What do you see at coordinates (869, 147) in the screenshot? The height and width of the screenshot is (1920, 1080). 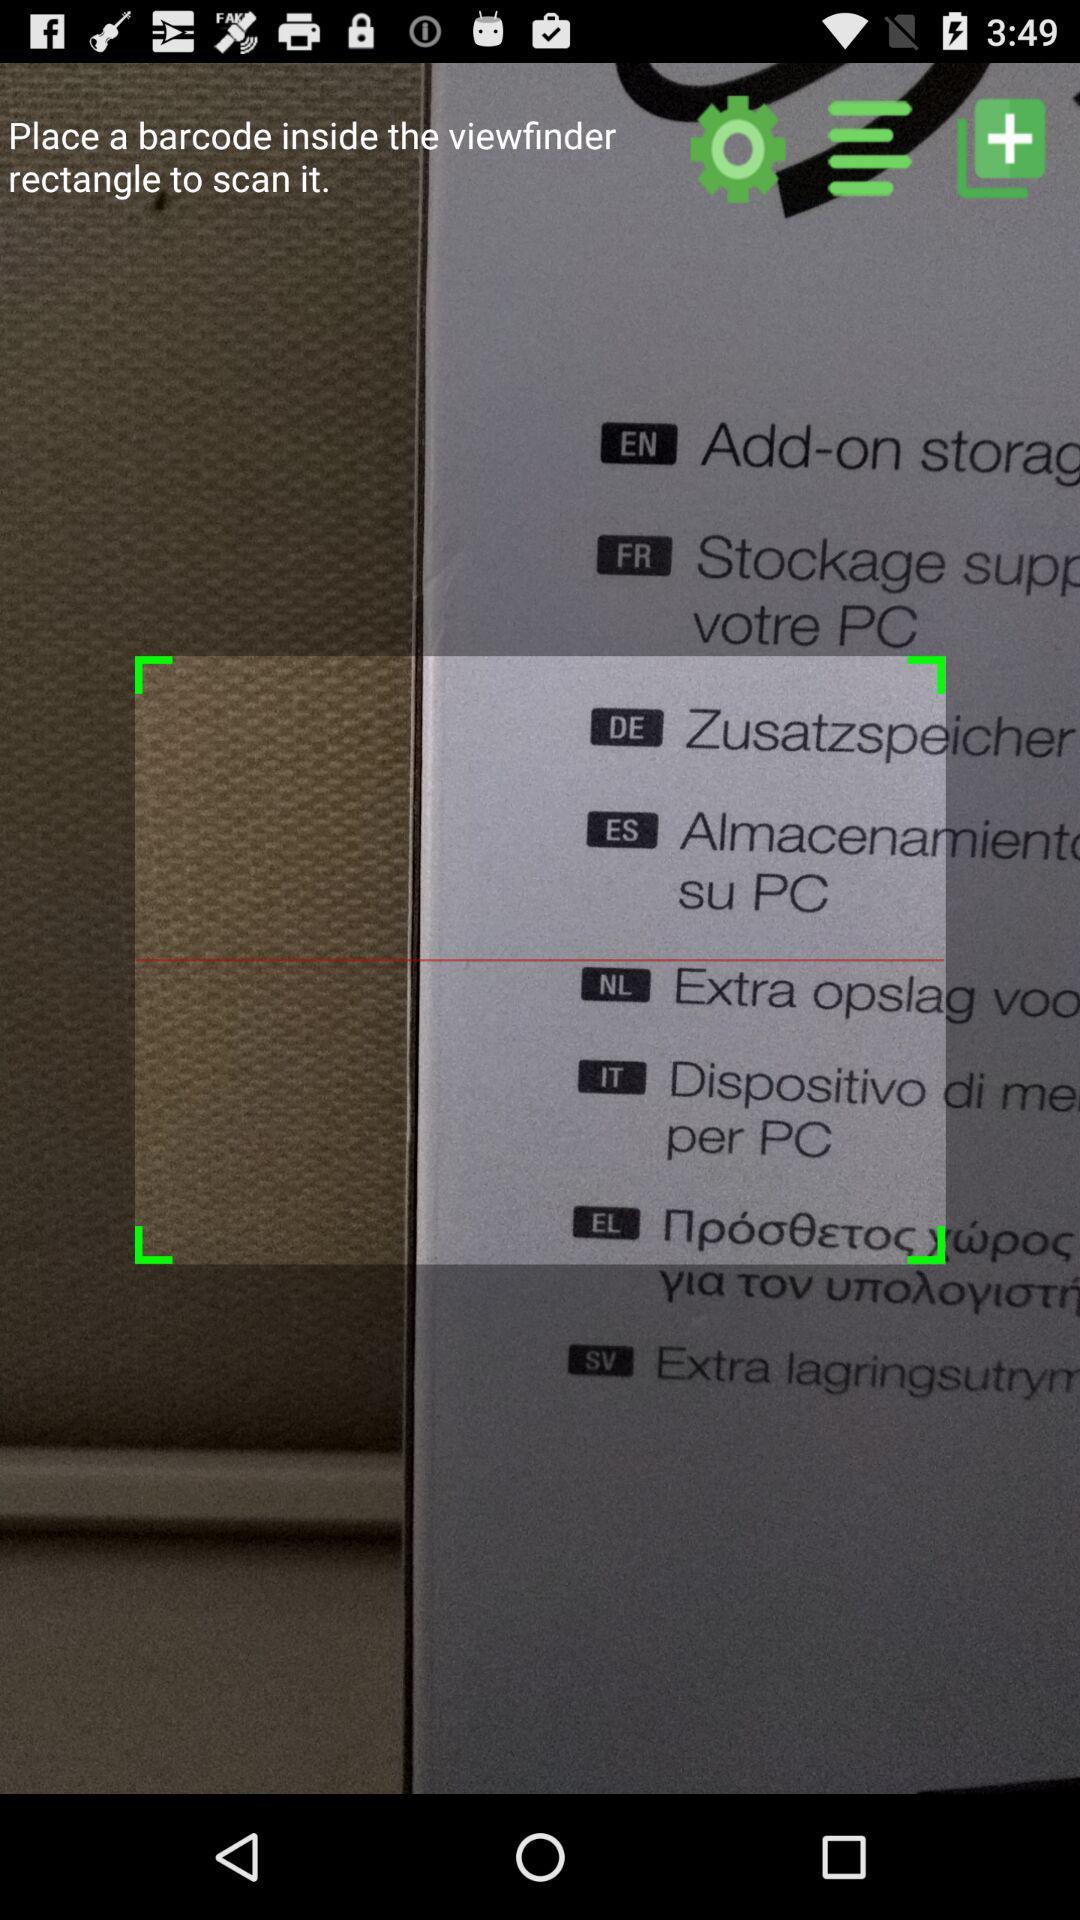 I see `other categories` at bounding box center [869, 147].